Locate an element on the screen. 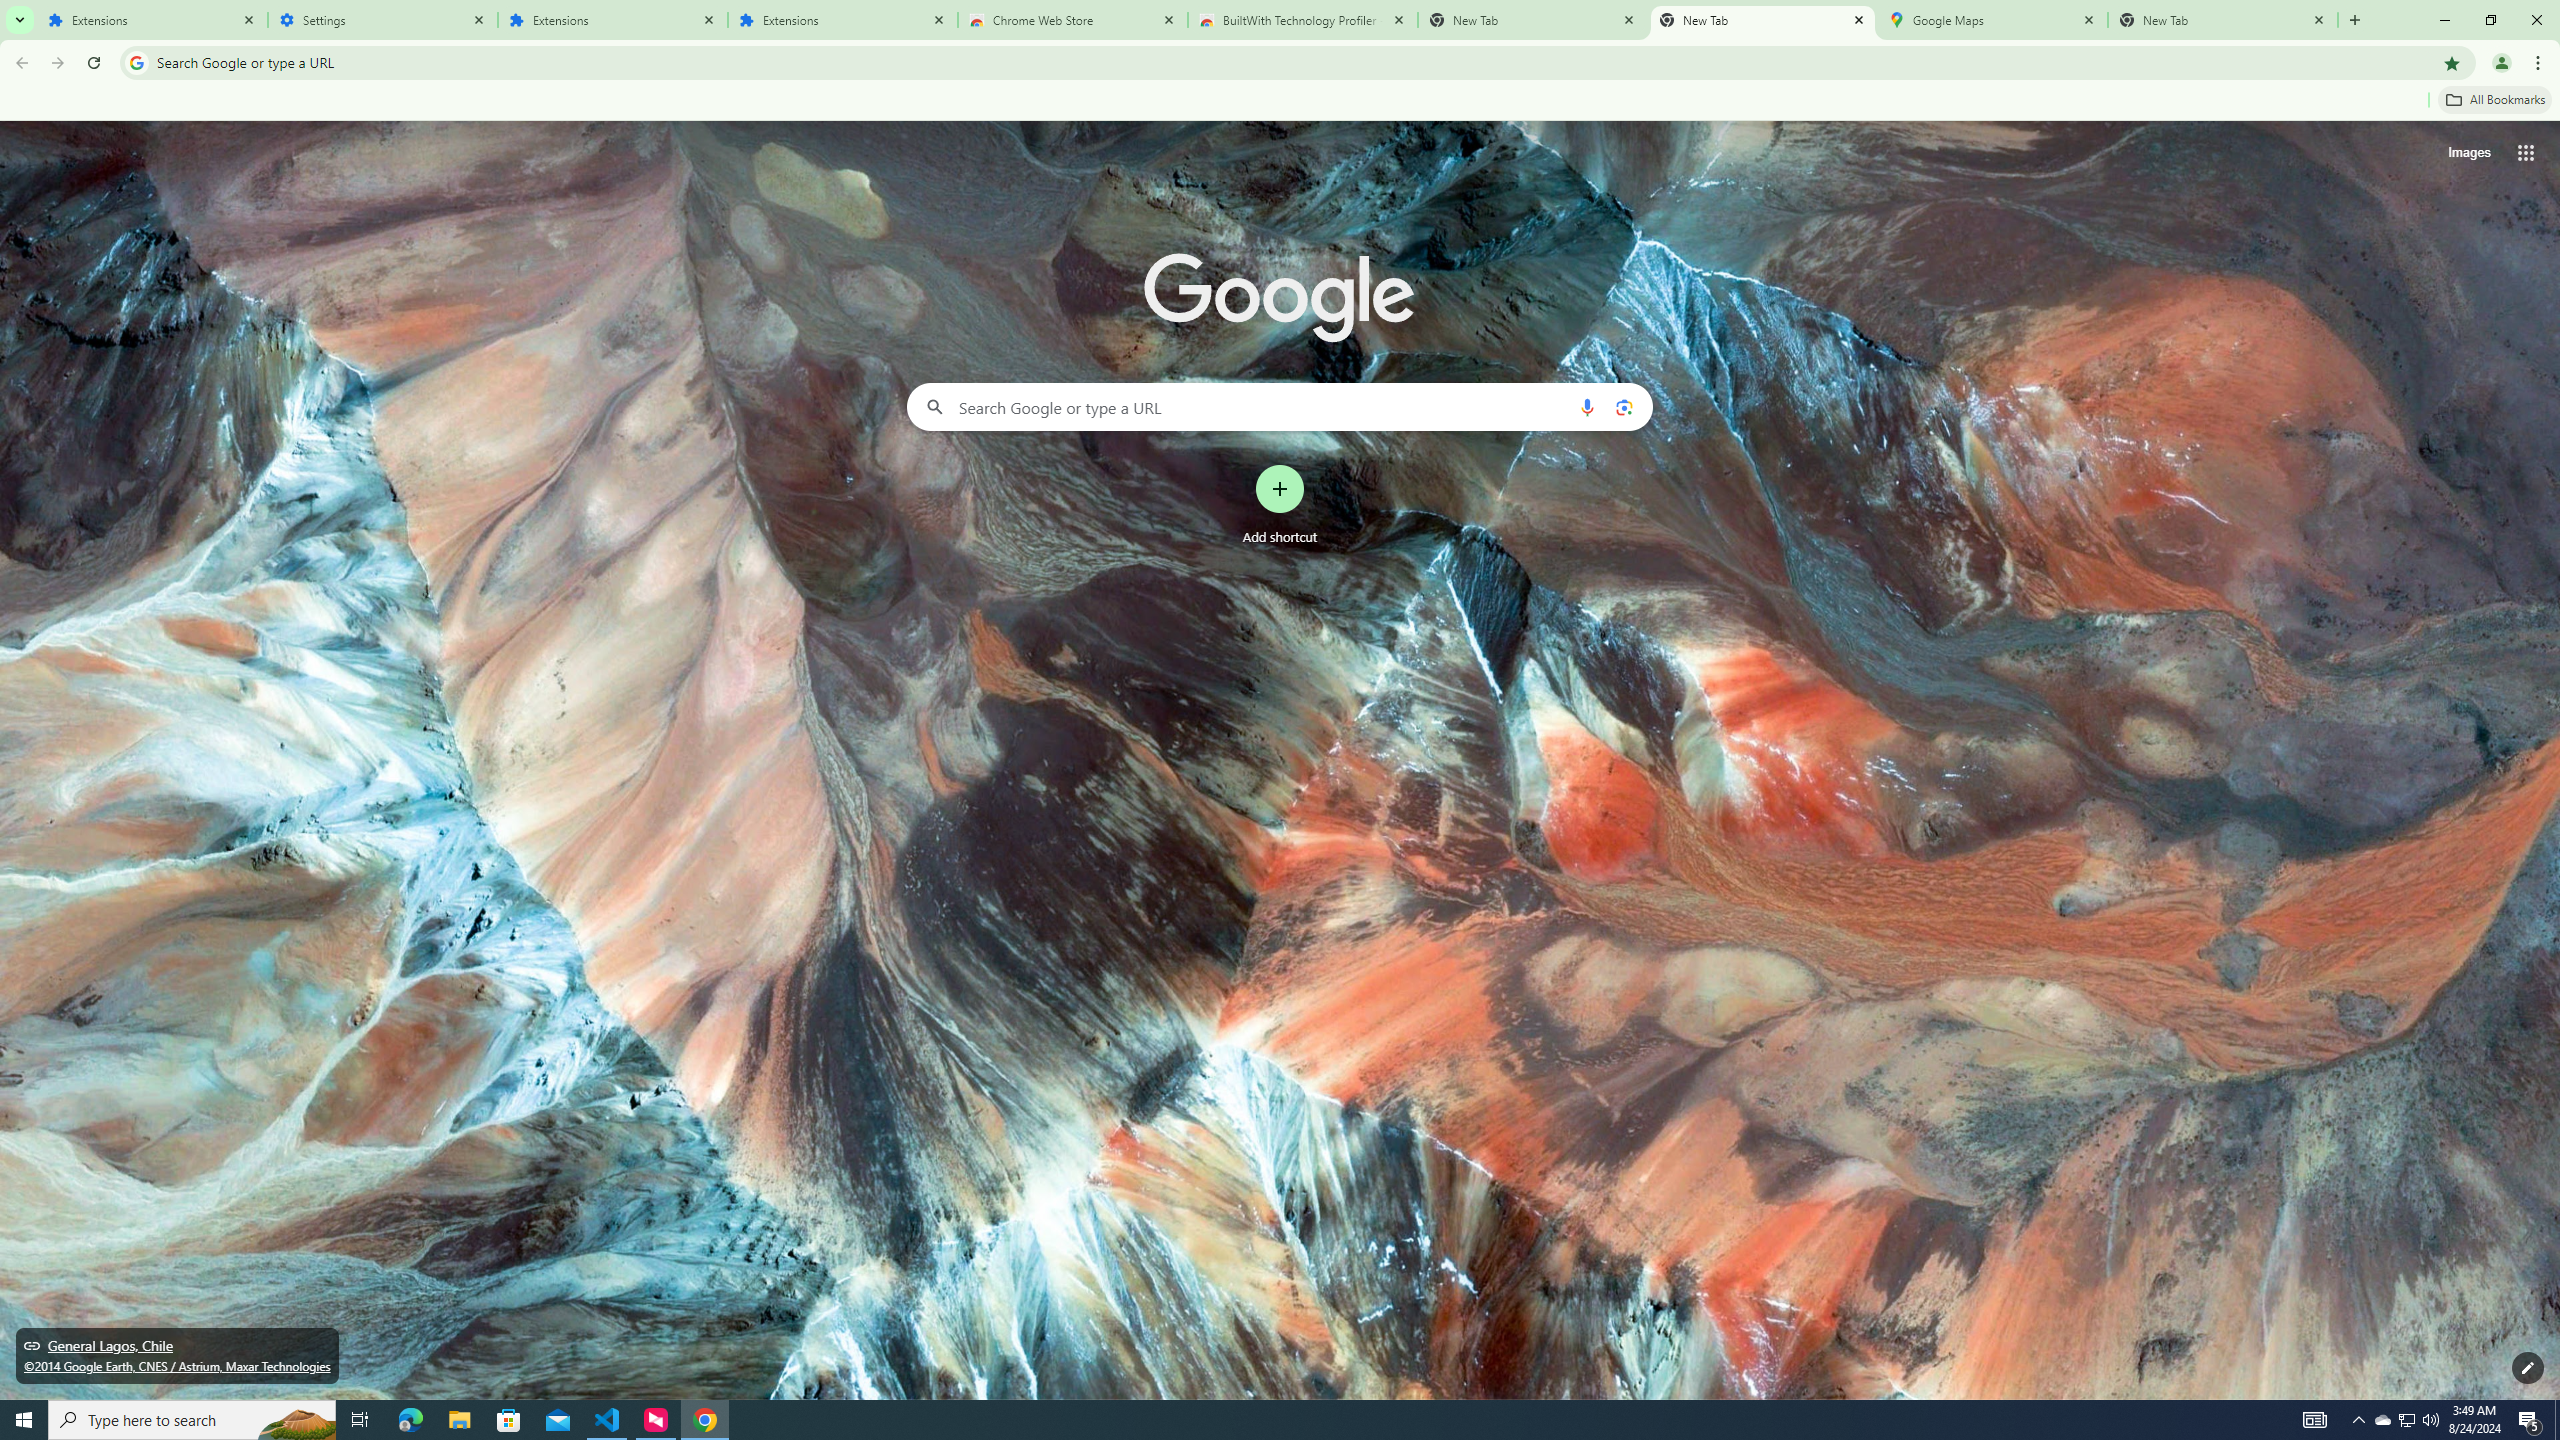 The image size is (2560, 1440). 'New Tab' is located at coordinates (2222, 19).